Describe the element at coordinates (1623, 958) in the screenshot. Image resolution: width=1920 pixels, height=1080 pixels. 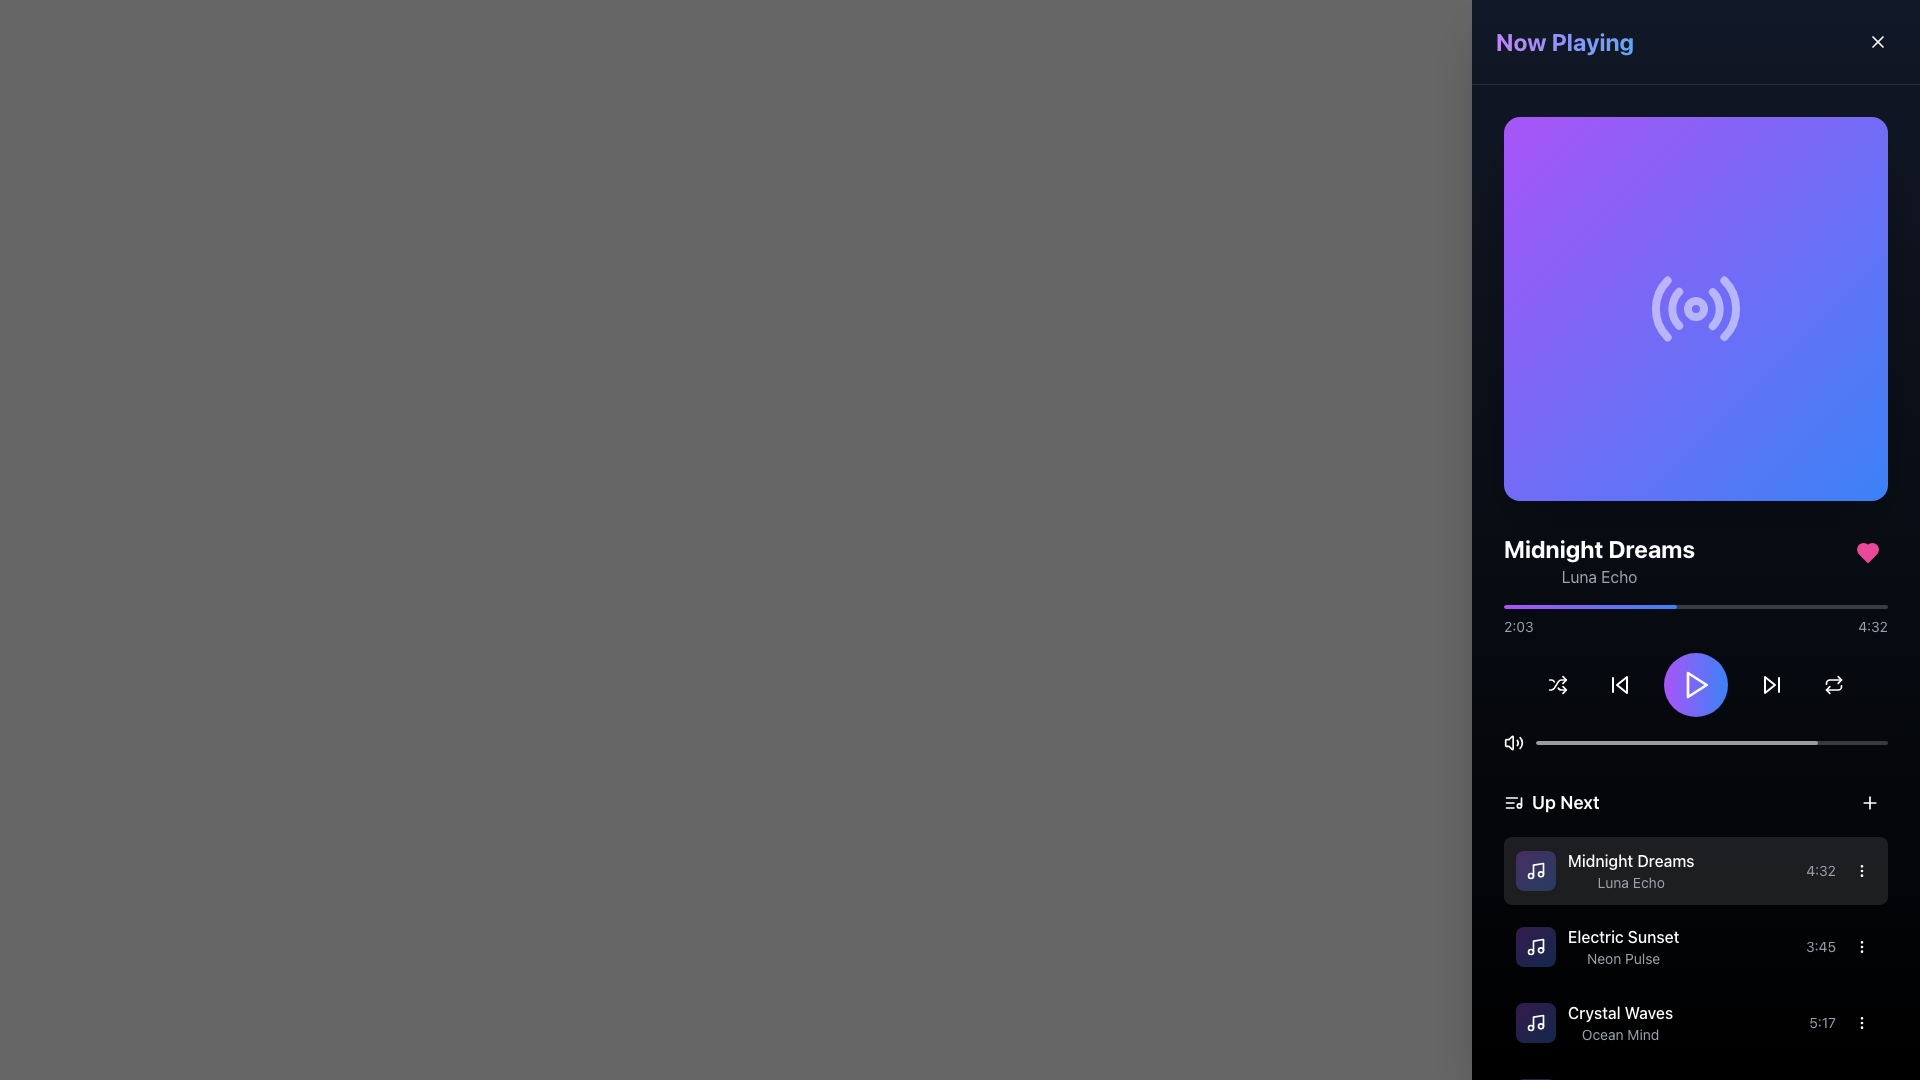
I see `the text label displaying 'Neon Pulse' in the 'Up Next' playlist section, which is positioned below 'Electric Sunset'` at that location.